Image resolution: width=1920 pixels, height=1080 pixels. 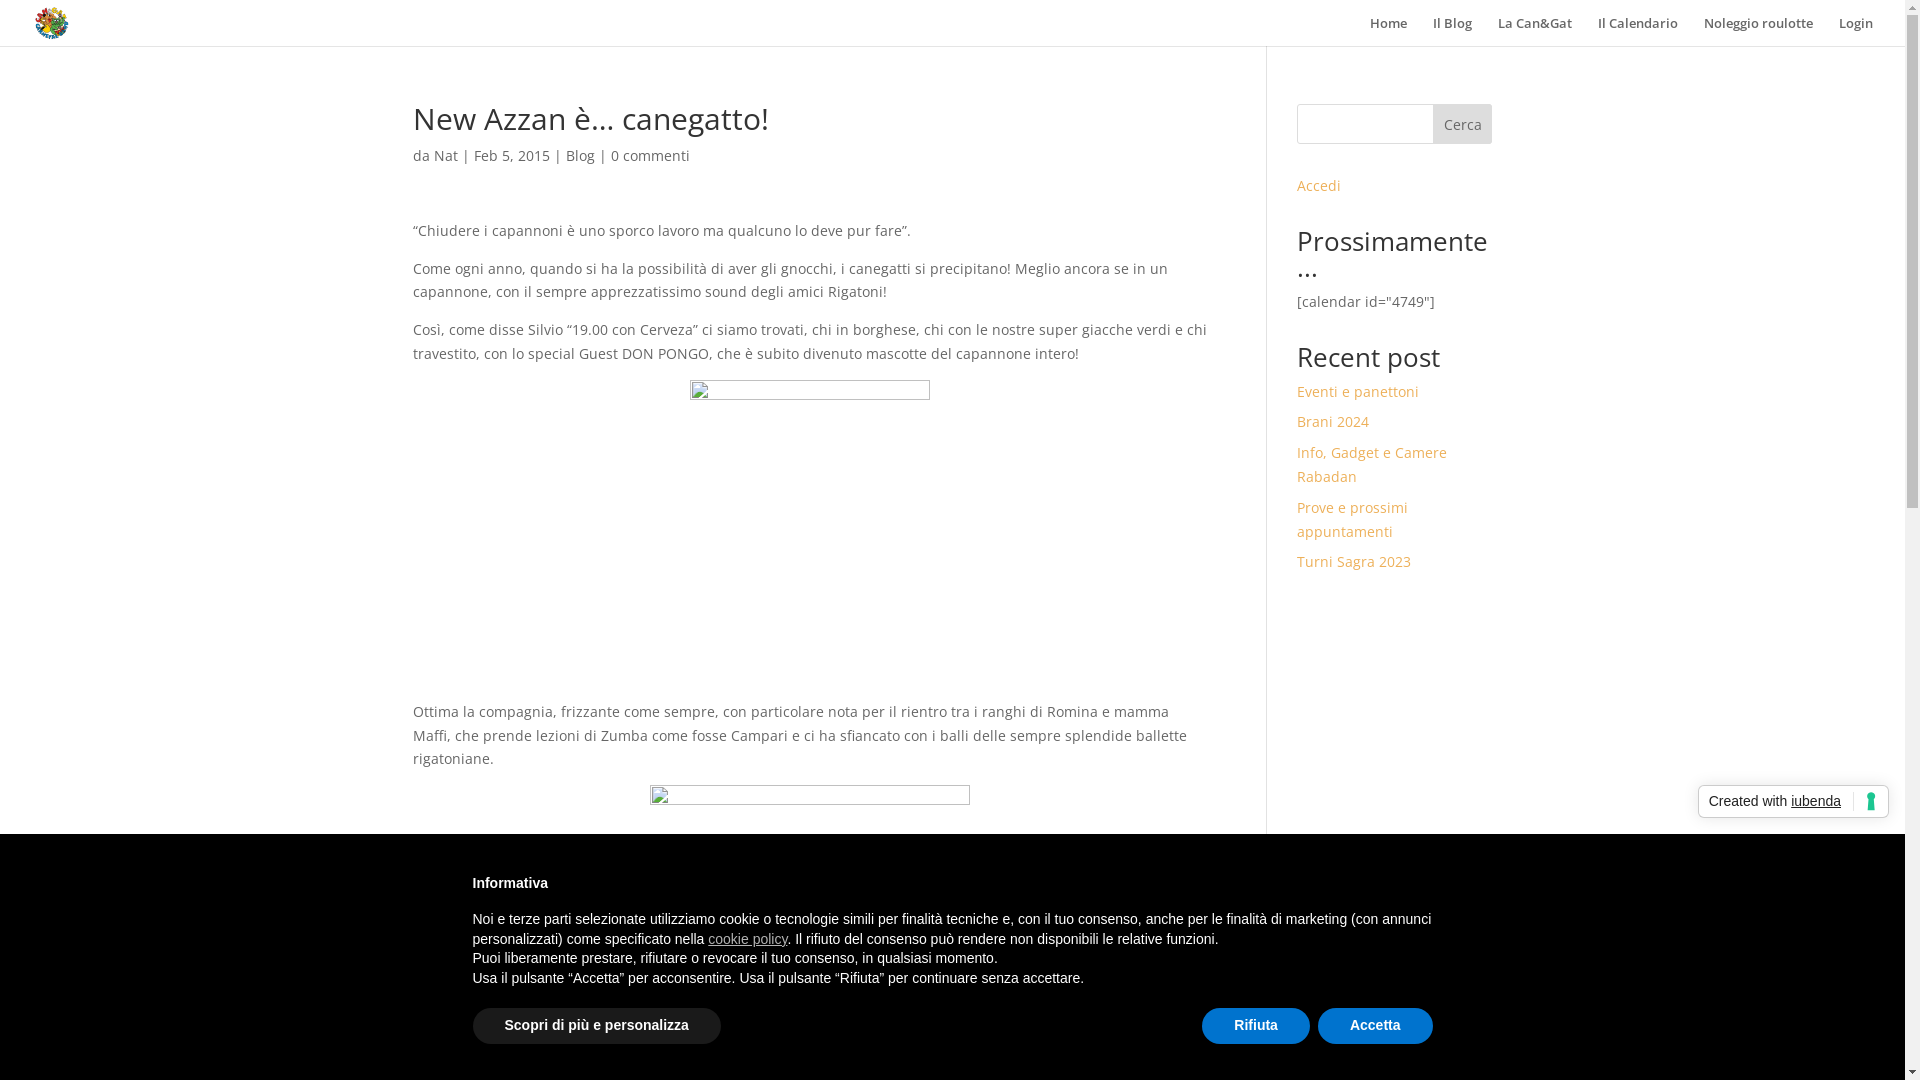 What do you see at coordinates (1534, 30) in the screenshot?
I see `'La Can&Gat'` at bounding box center [1534, 30].